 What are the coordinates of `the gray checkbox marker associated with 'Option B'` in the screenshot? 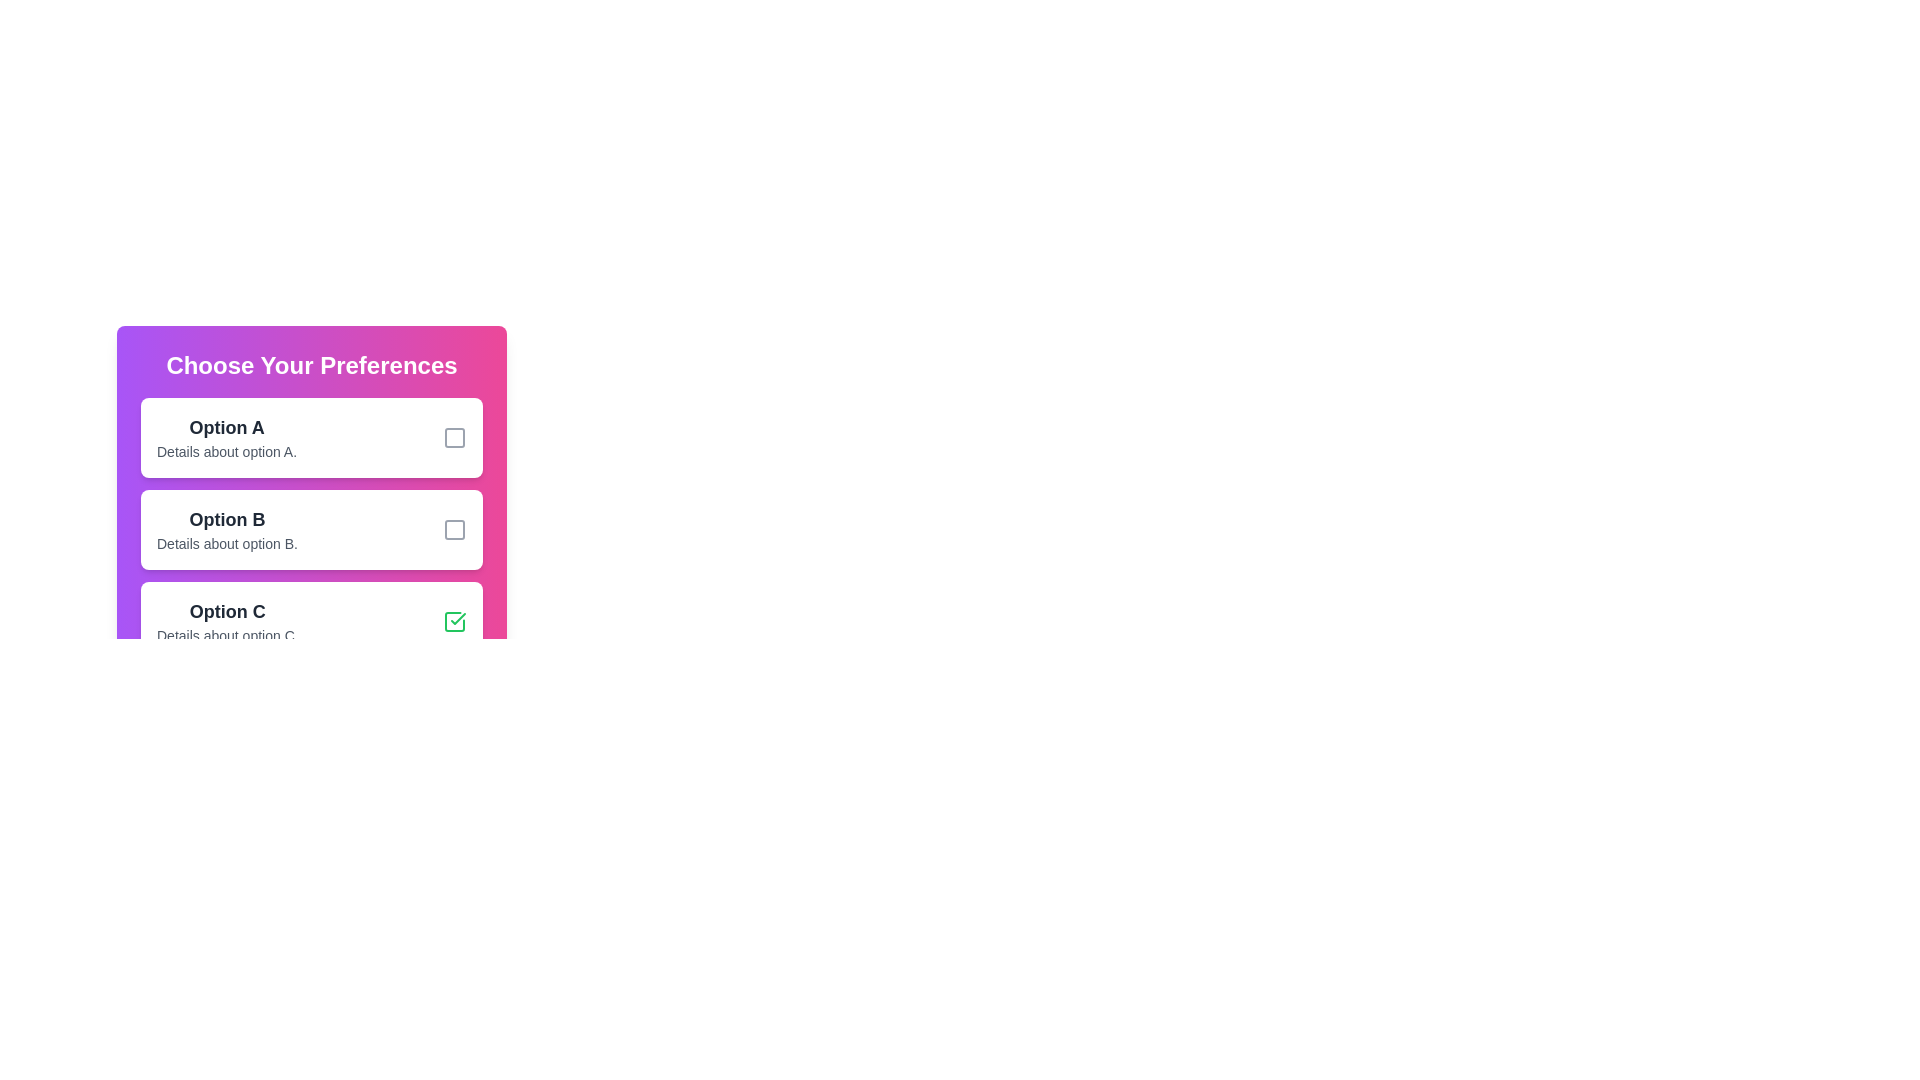 It's located at (454, 528).